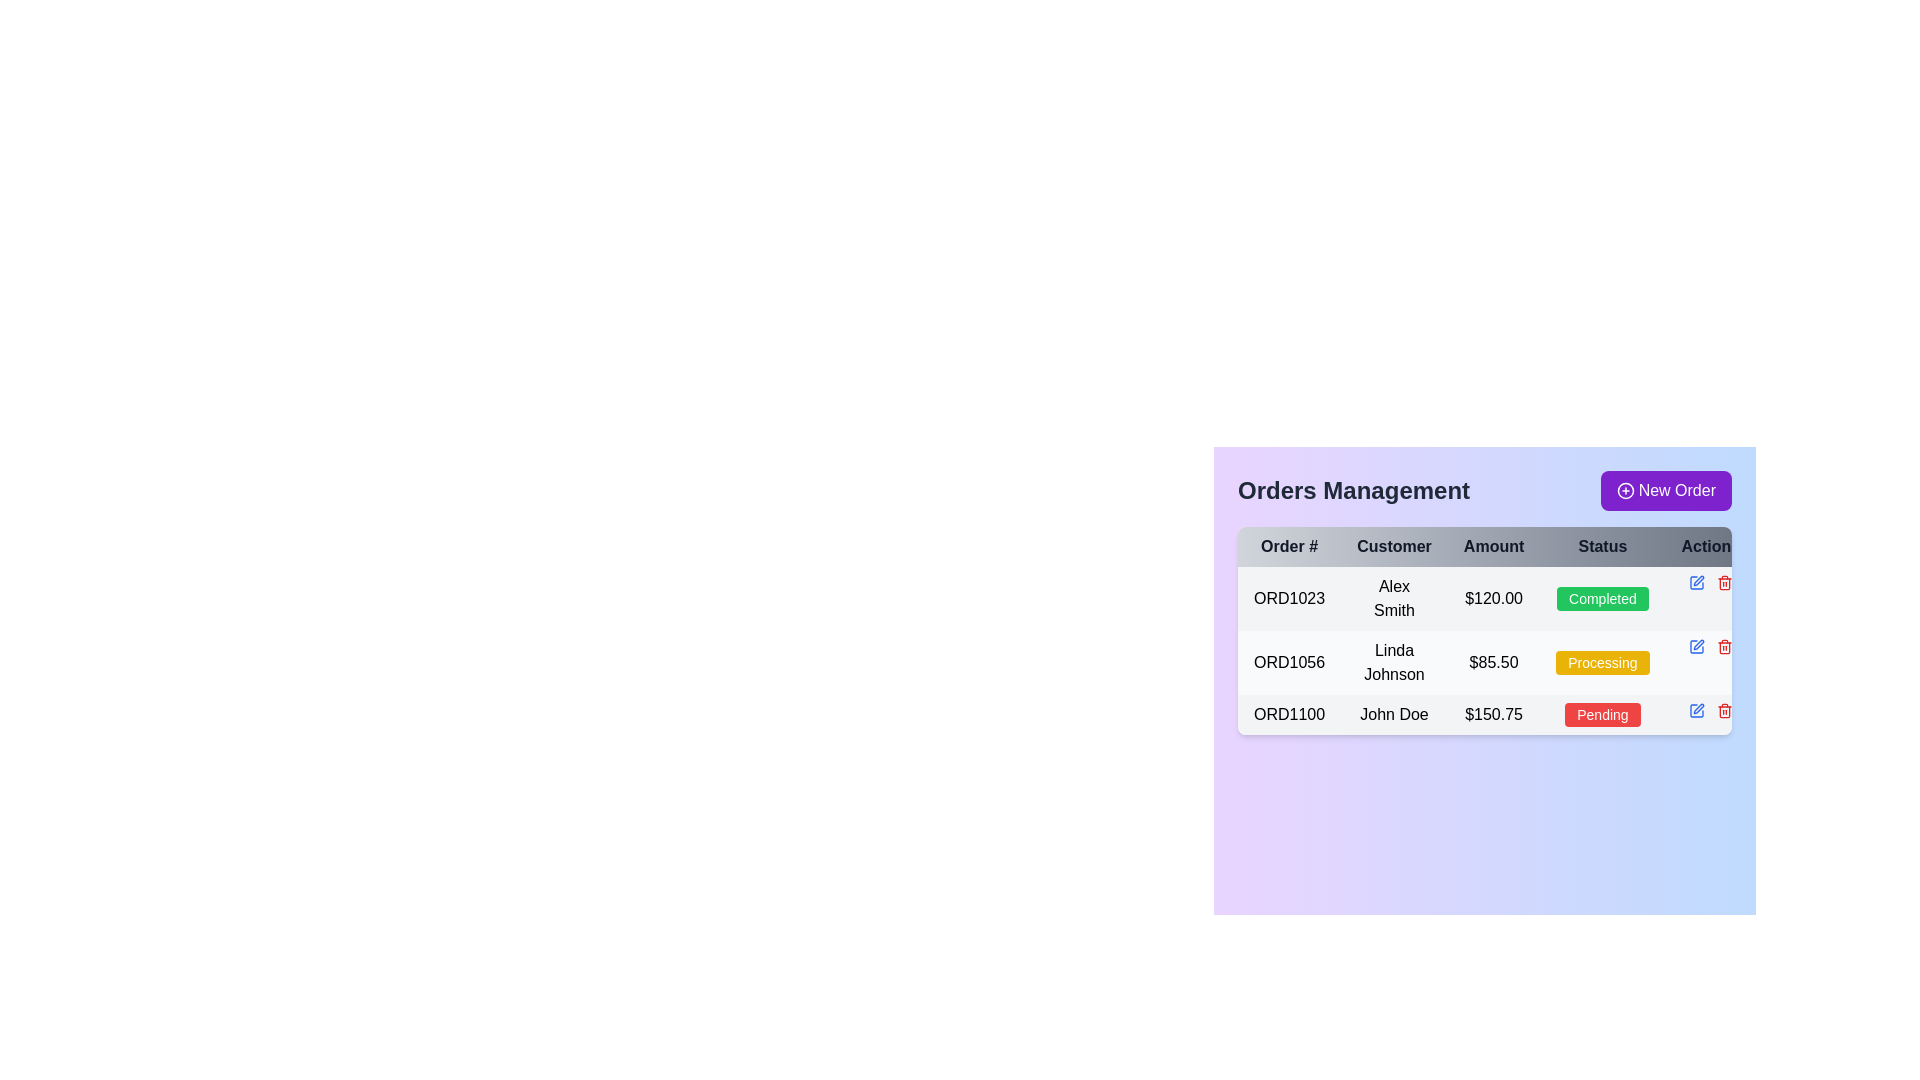 The image size is (1920, 1080). What do you see at coordinates (1289, 713) in the screenshot?
I see `the Text Label element displaying 'ORD1100', which is located in the first column of the third row in the order details table` at bounding box center [1289, 713].